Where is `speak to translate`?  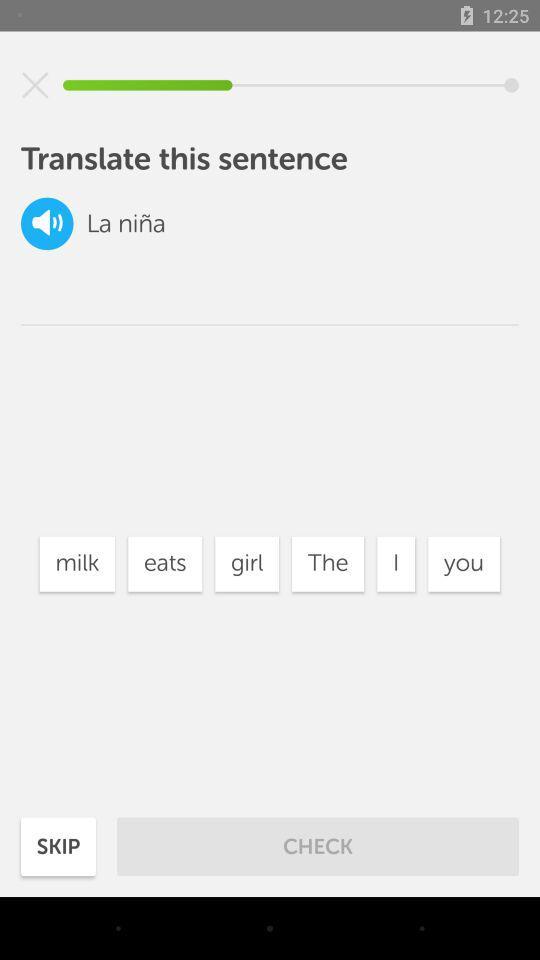
speak to translate is located at coordinates (47, 223).